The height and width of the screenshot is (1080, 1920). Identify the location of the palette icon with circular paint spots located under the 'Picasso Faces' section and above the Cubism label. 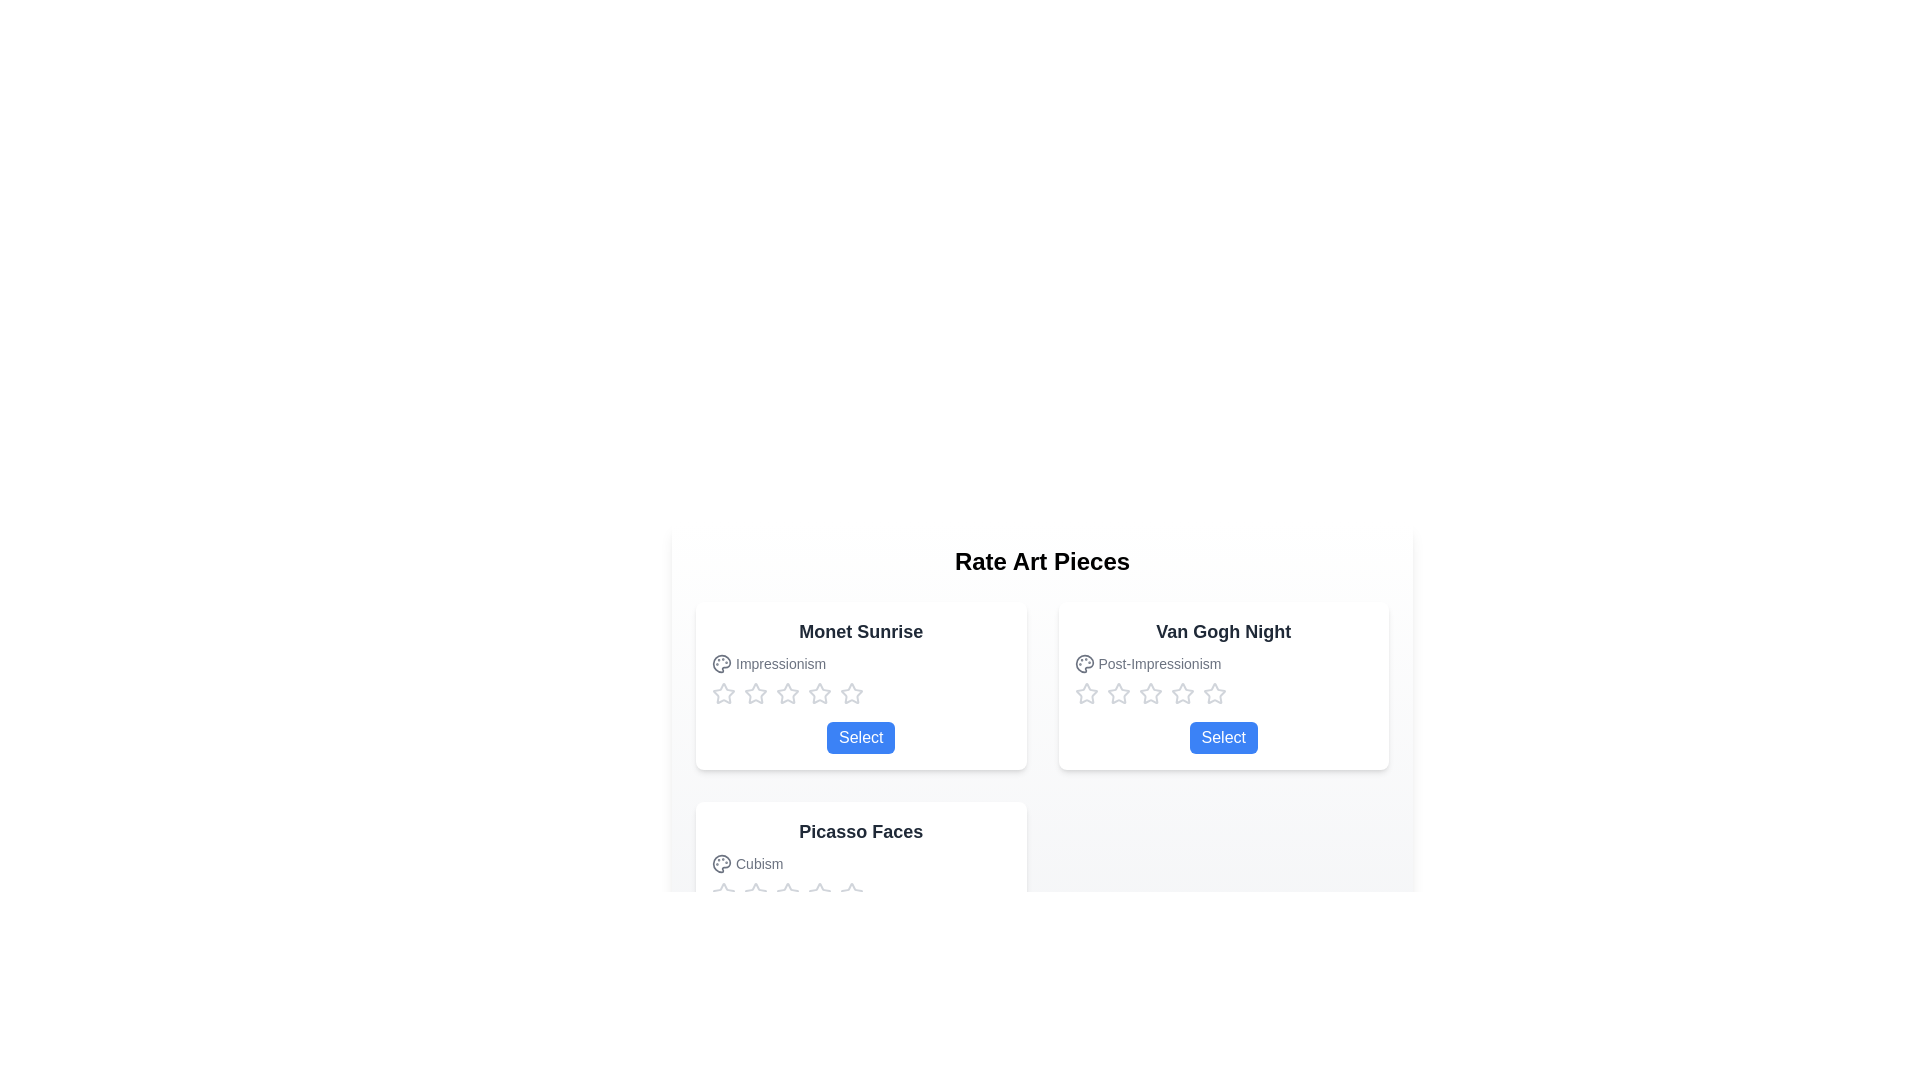
(720, 863).